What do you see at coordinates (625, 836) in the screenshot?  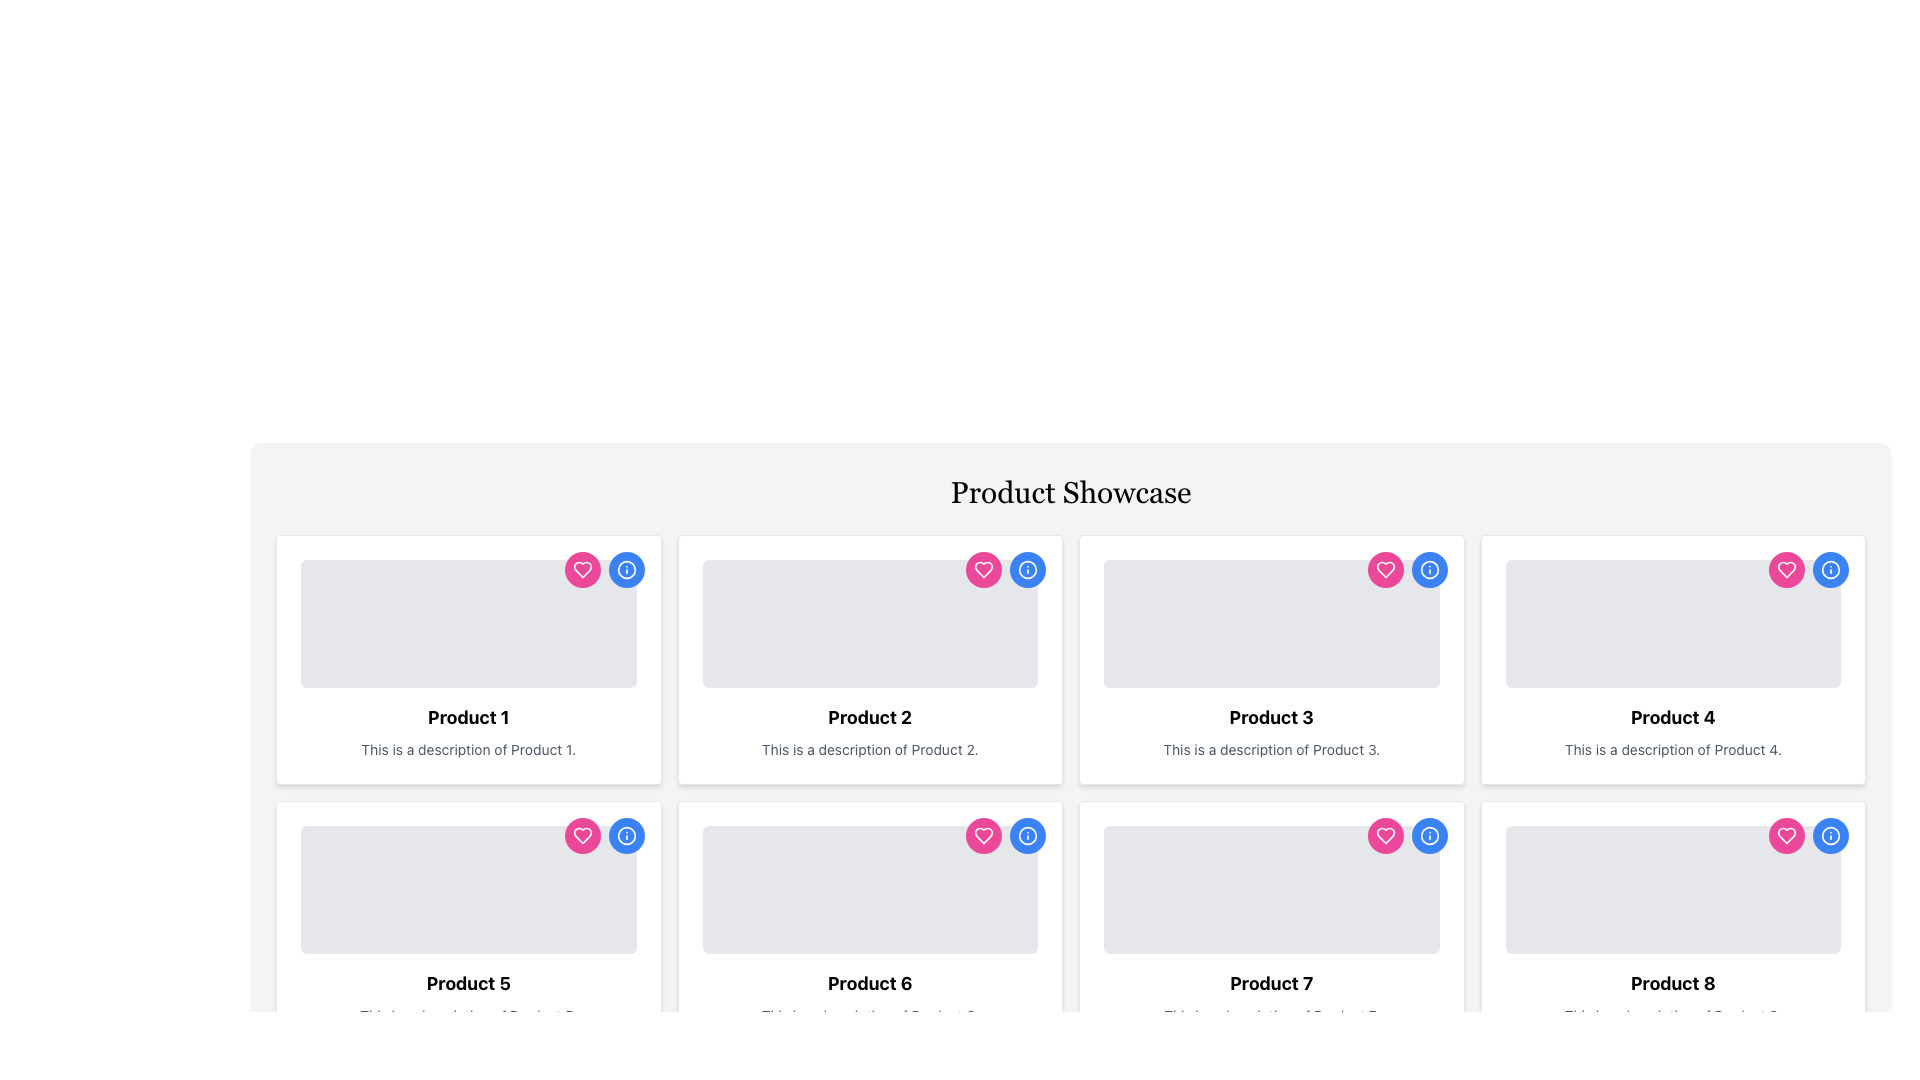 I see `the button in the top-right corner of the card for 'Product 5'` at bounding box center [625, 836].